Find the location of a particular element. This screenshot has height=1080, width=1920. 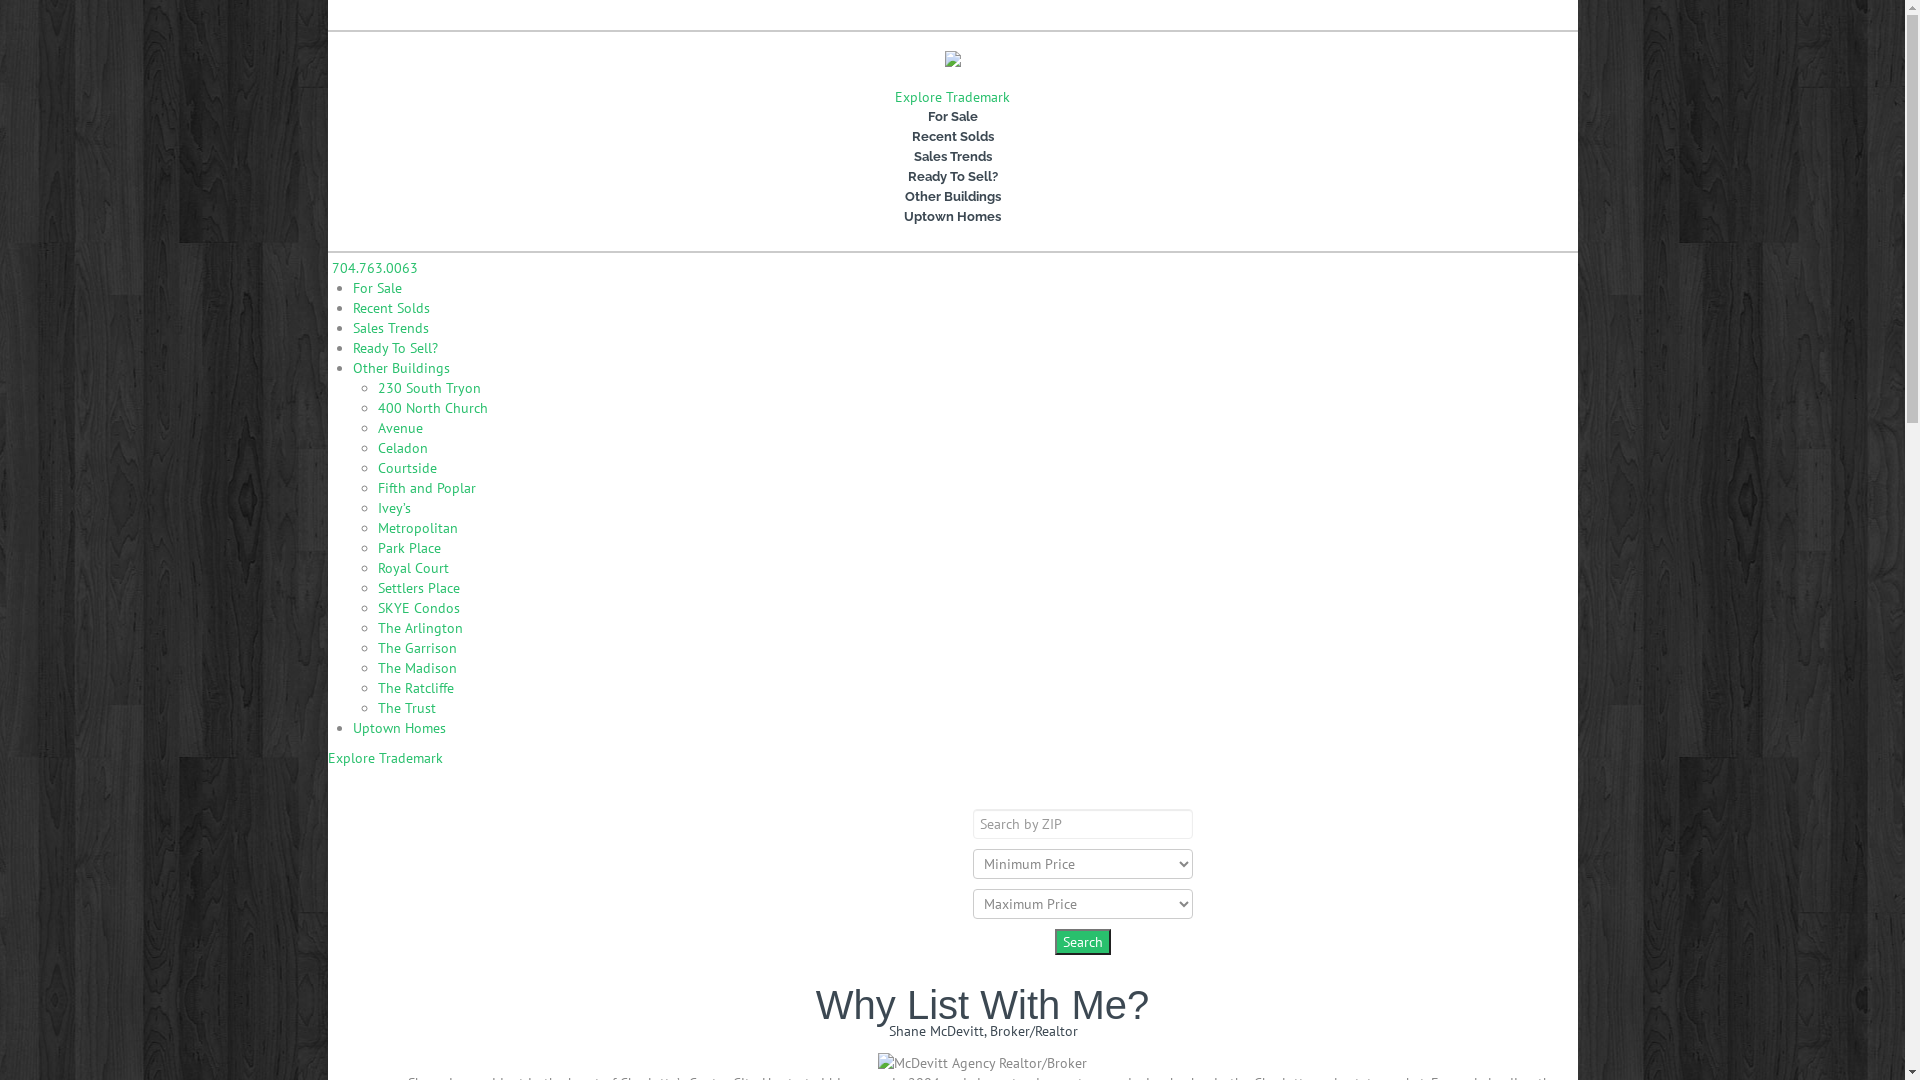

'Other Buildings' is located at coordinates (400, 367).